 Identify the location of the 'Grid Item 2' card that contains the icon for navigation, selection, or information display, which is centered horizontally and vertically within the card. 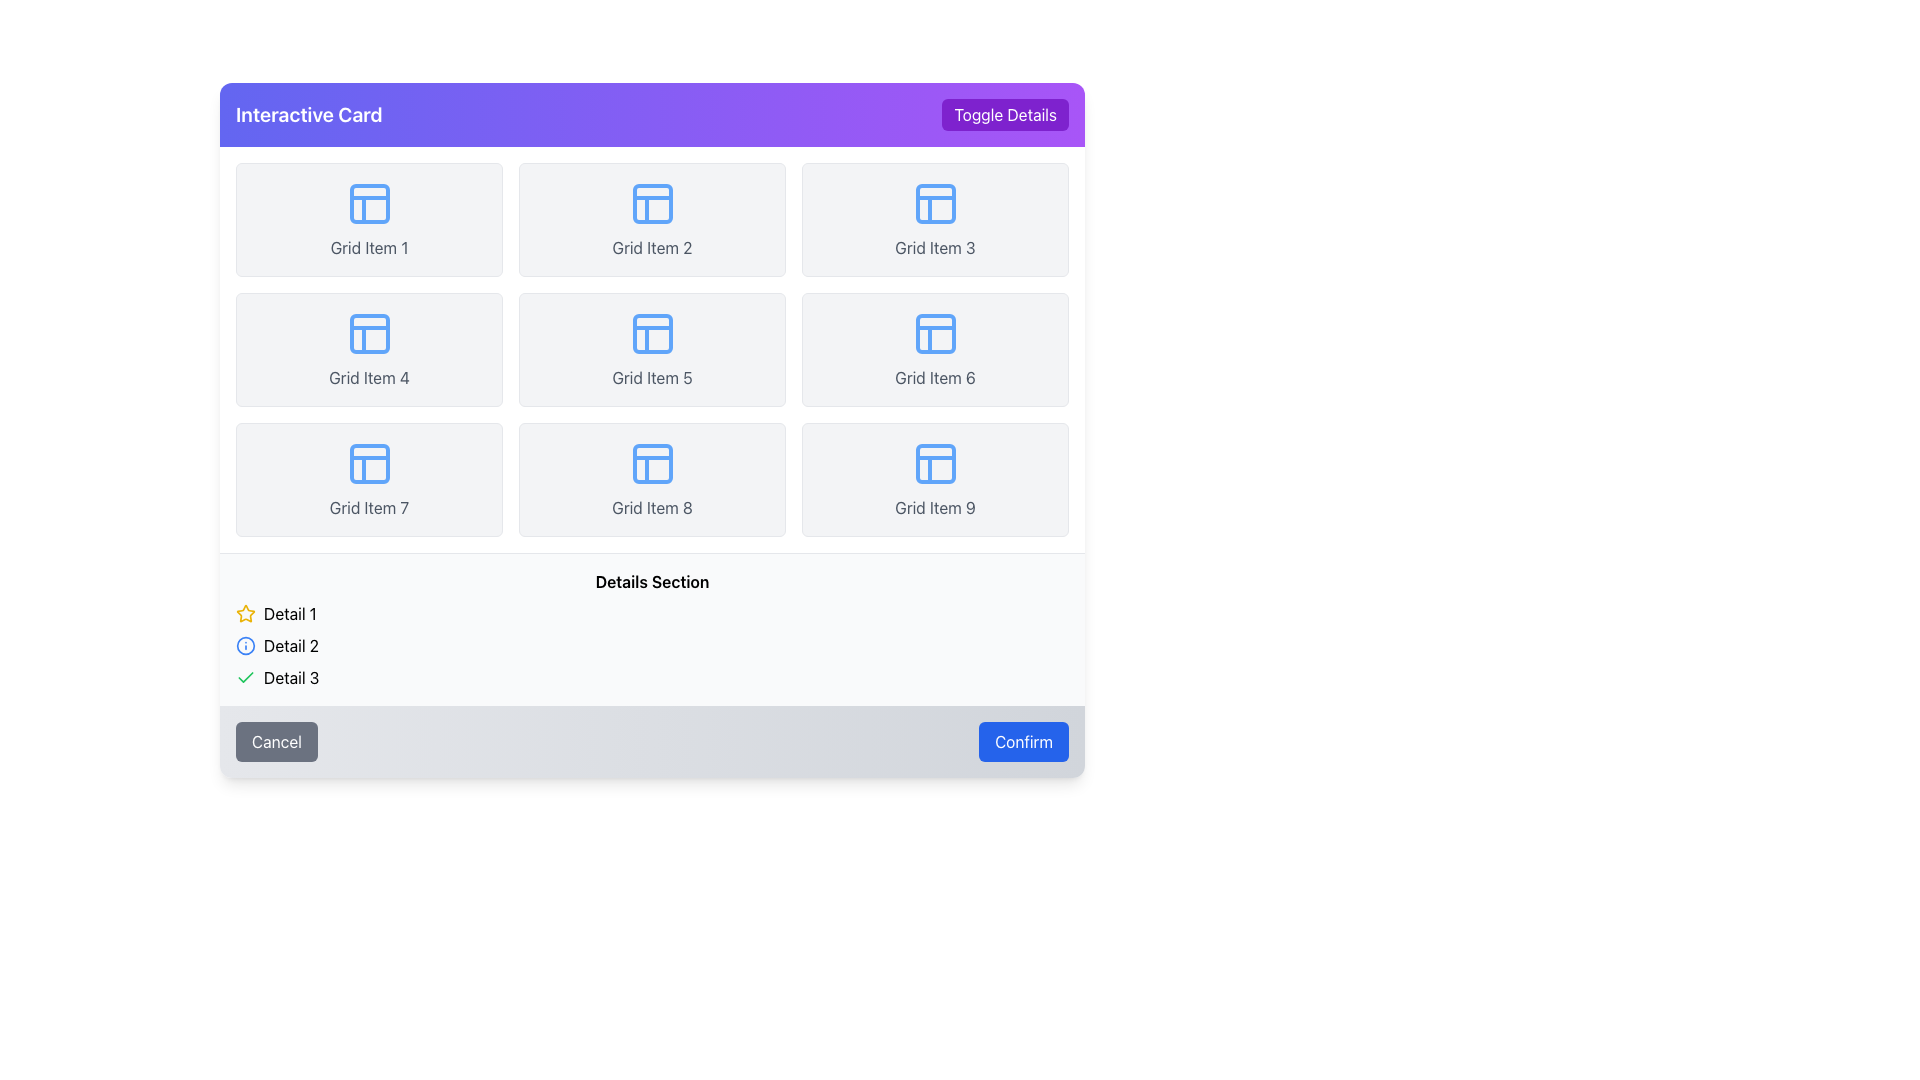
(652, 204).